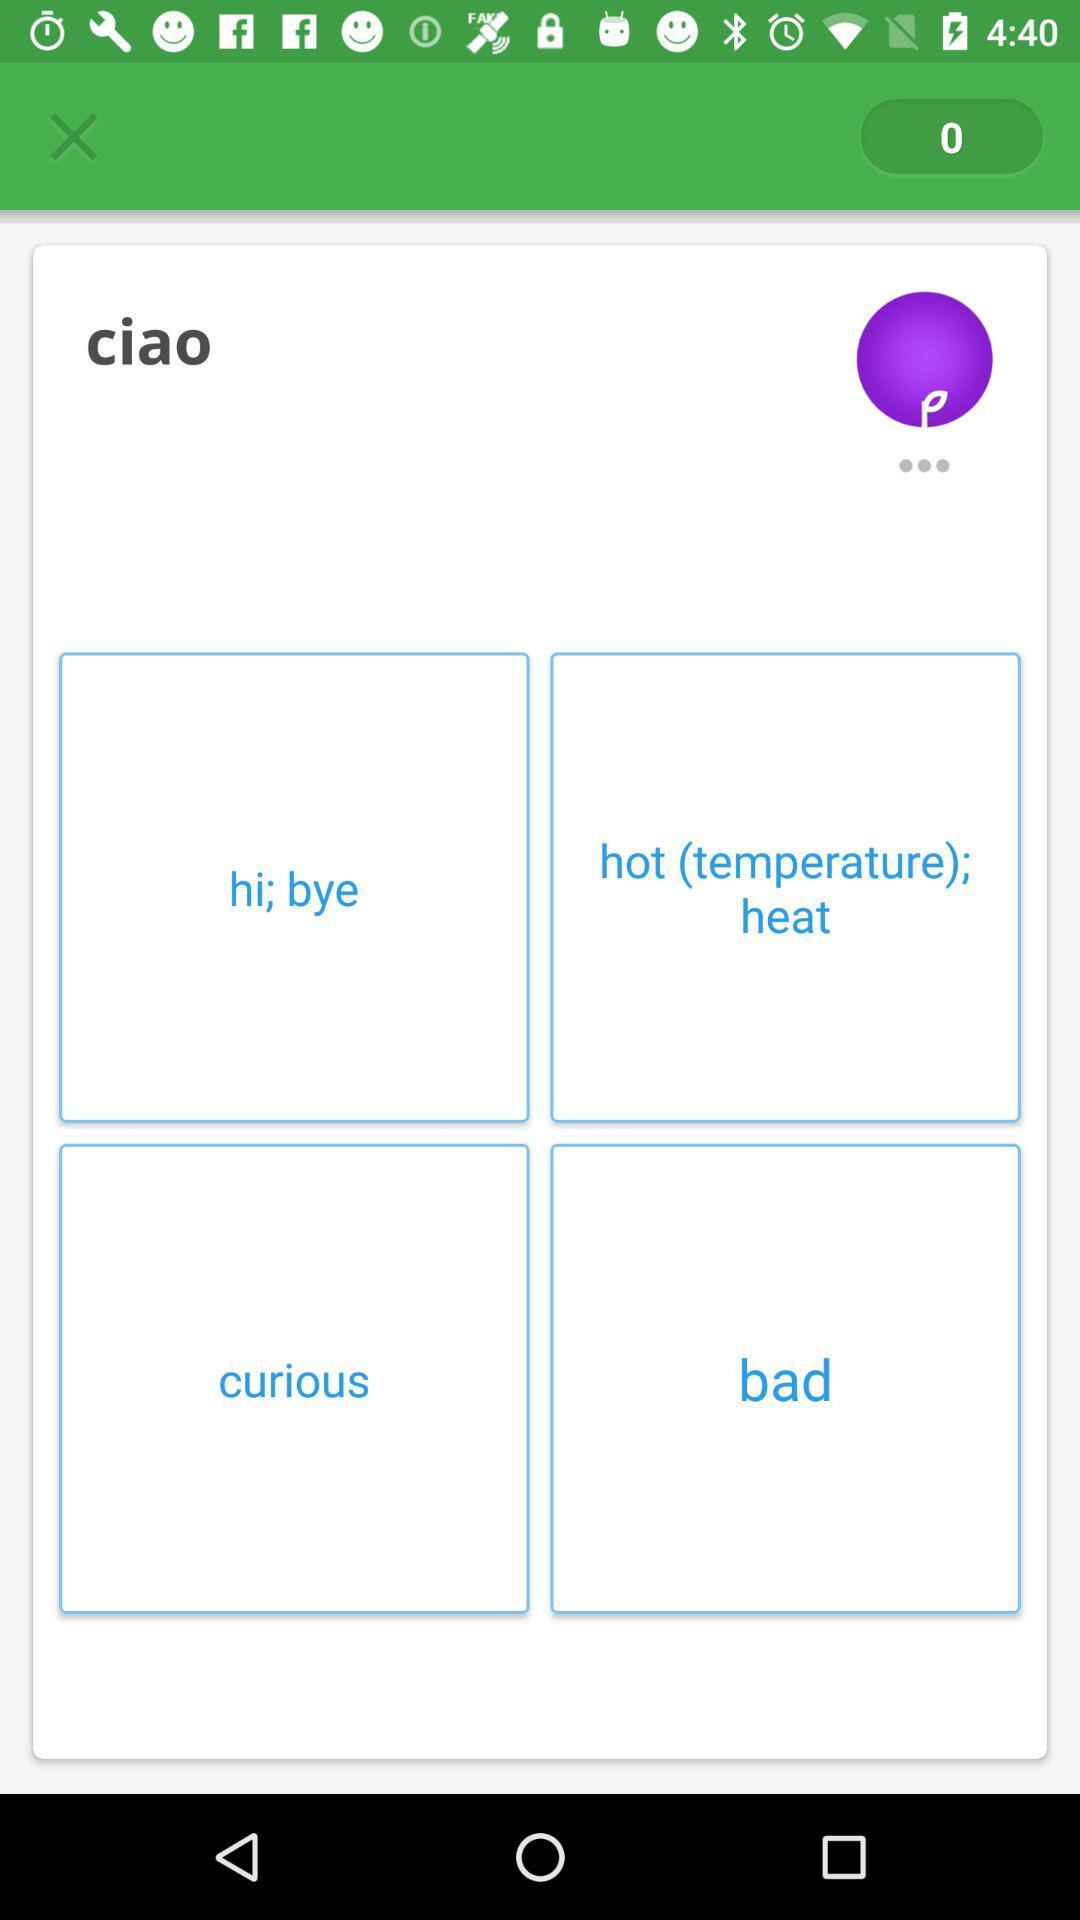  I want to click on the icon to the left of bad item, so click(294, 1377).